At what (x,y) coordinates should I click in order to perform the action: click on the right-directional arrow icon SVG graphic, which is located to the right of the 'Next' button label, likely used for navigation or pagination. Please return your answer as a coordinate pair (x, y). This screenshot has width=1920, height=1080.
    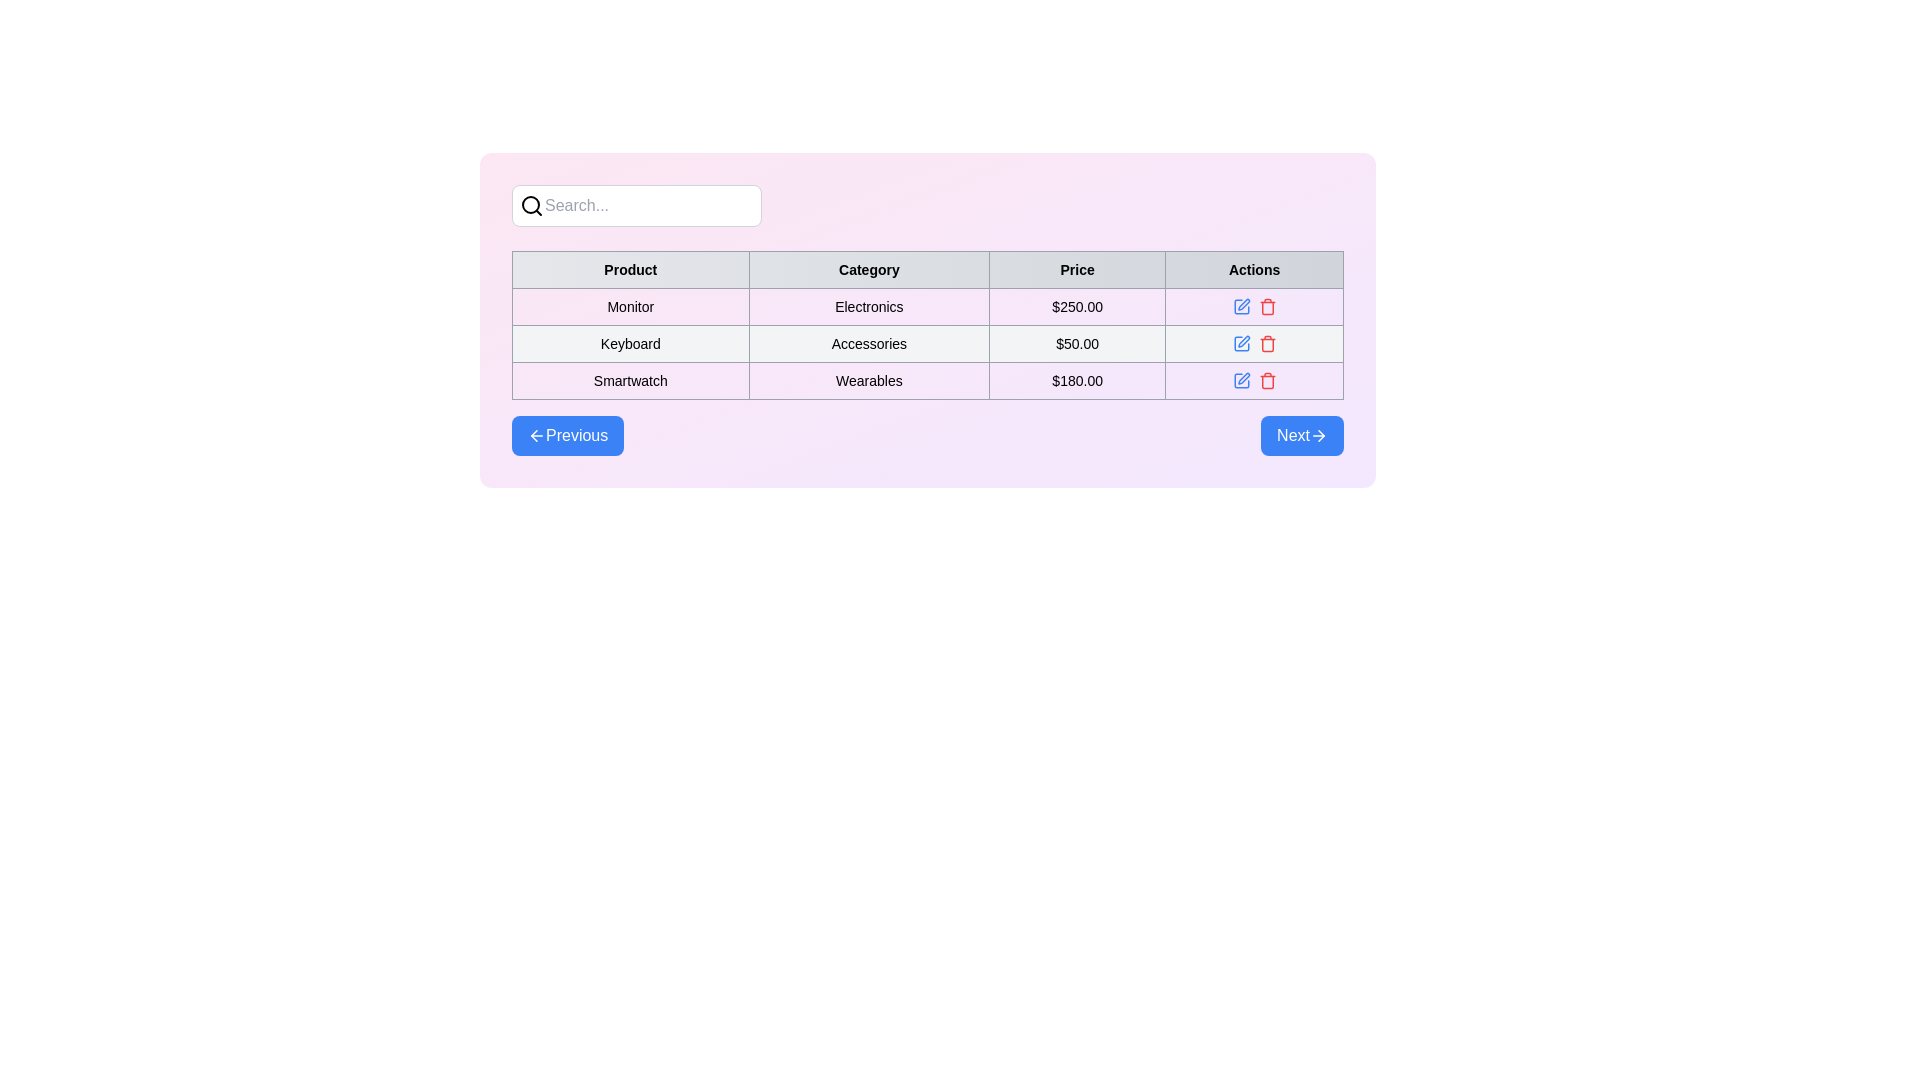
    Looking at the image, I should click on (1321, 434).